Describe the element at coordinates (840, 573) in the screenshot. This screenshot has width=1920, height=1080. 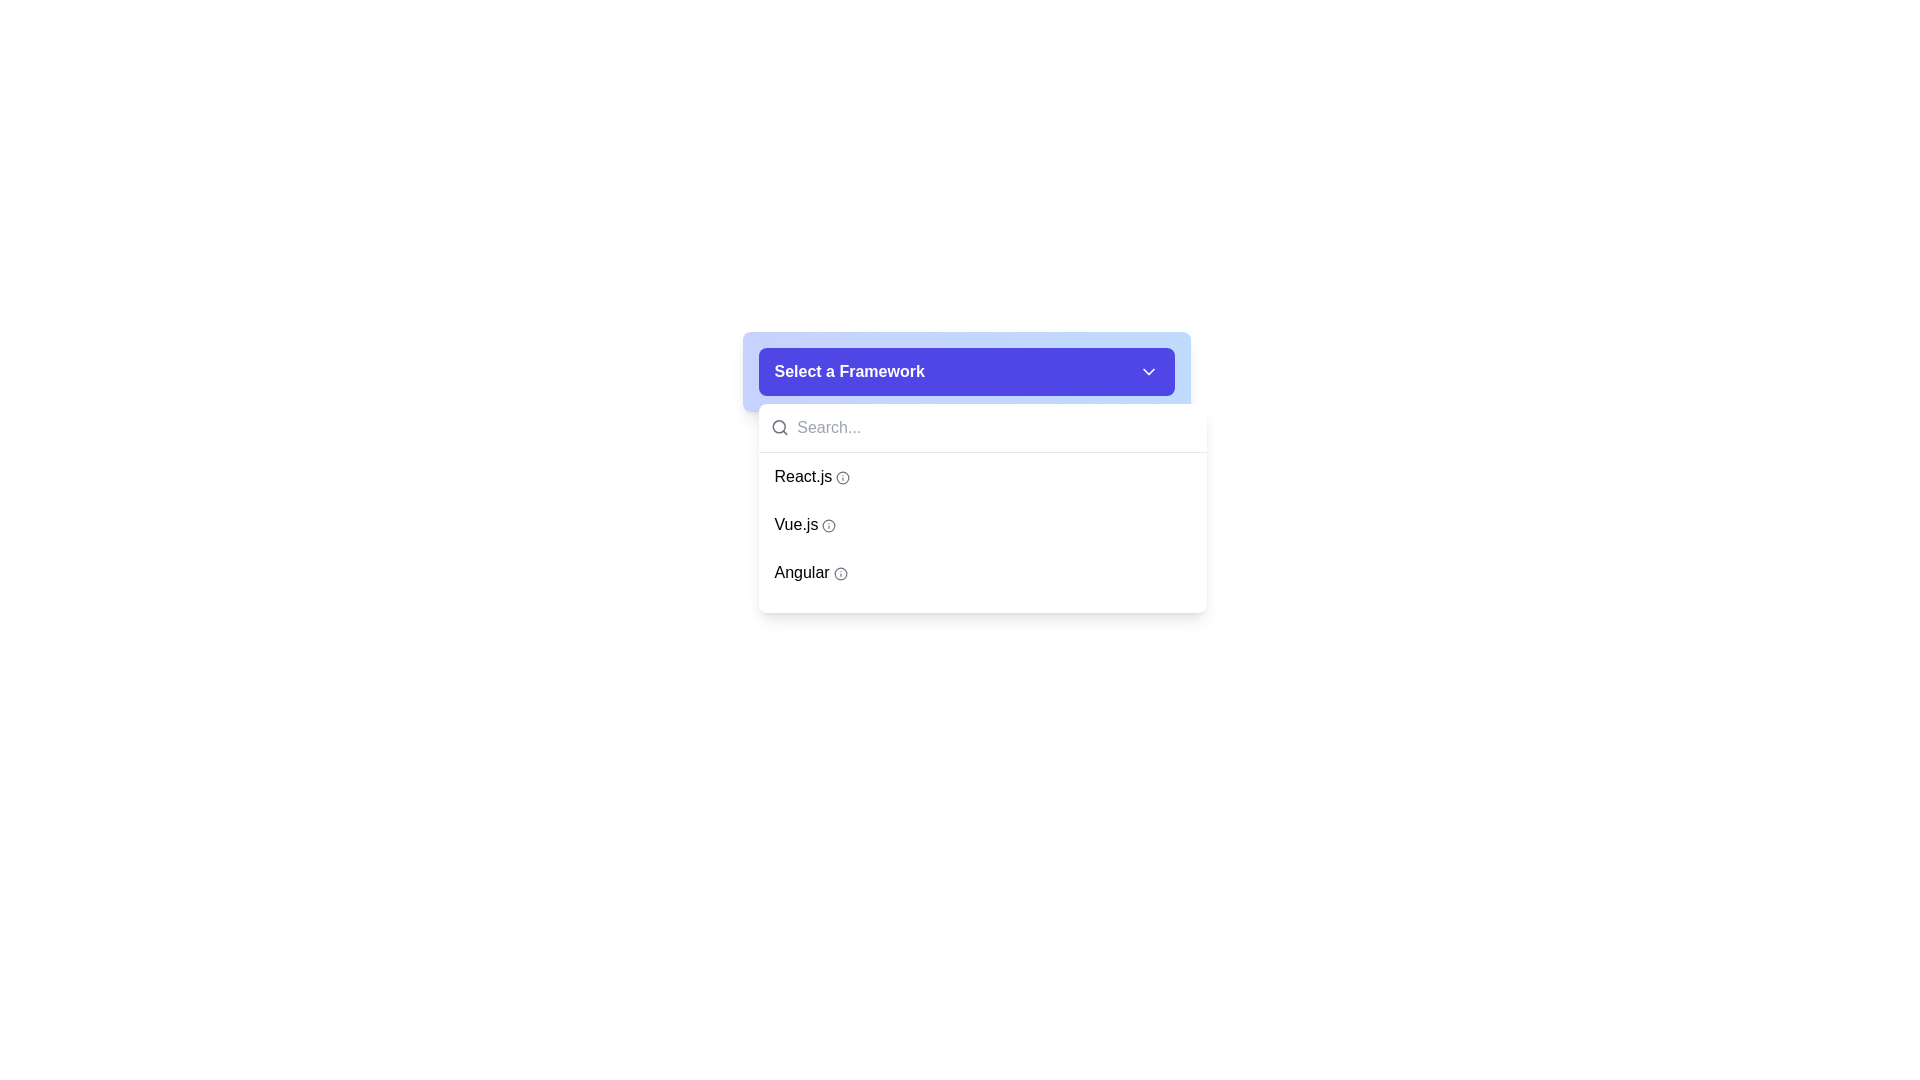
I see `the small circular gray icon with an 'i' symbol located immediately to the right of the 'Angular' text in the third item of the dropdown list` at that location.